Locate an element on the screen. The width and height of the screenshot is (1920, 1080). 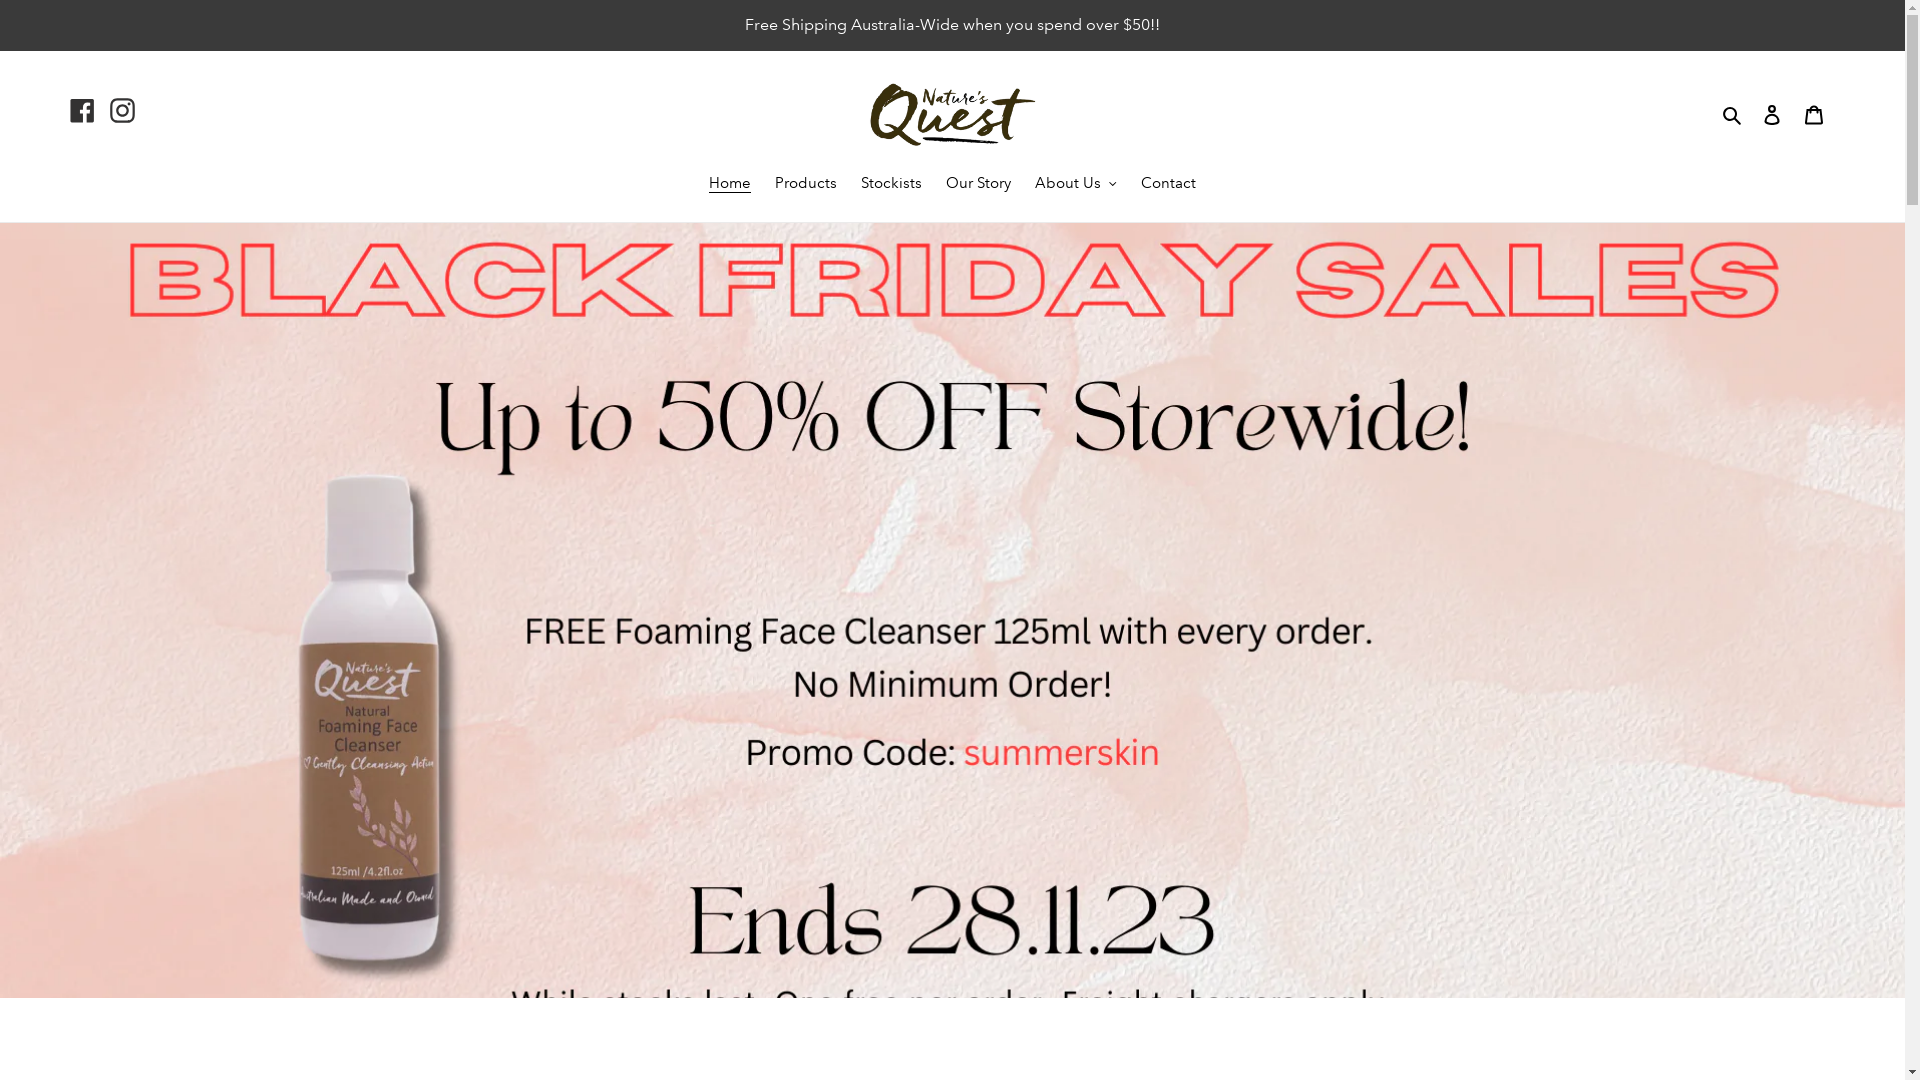
'About Us' is located at coordinates (1025, 185).